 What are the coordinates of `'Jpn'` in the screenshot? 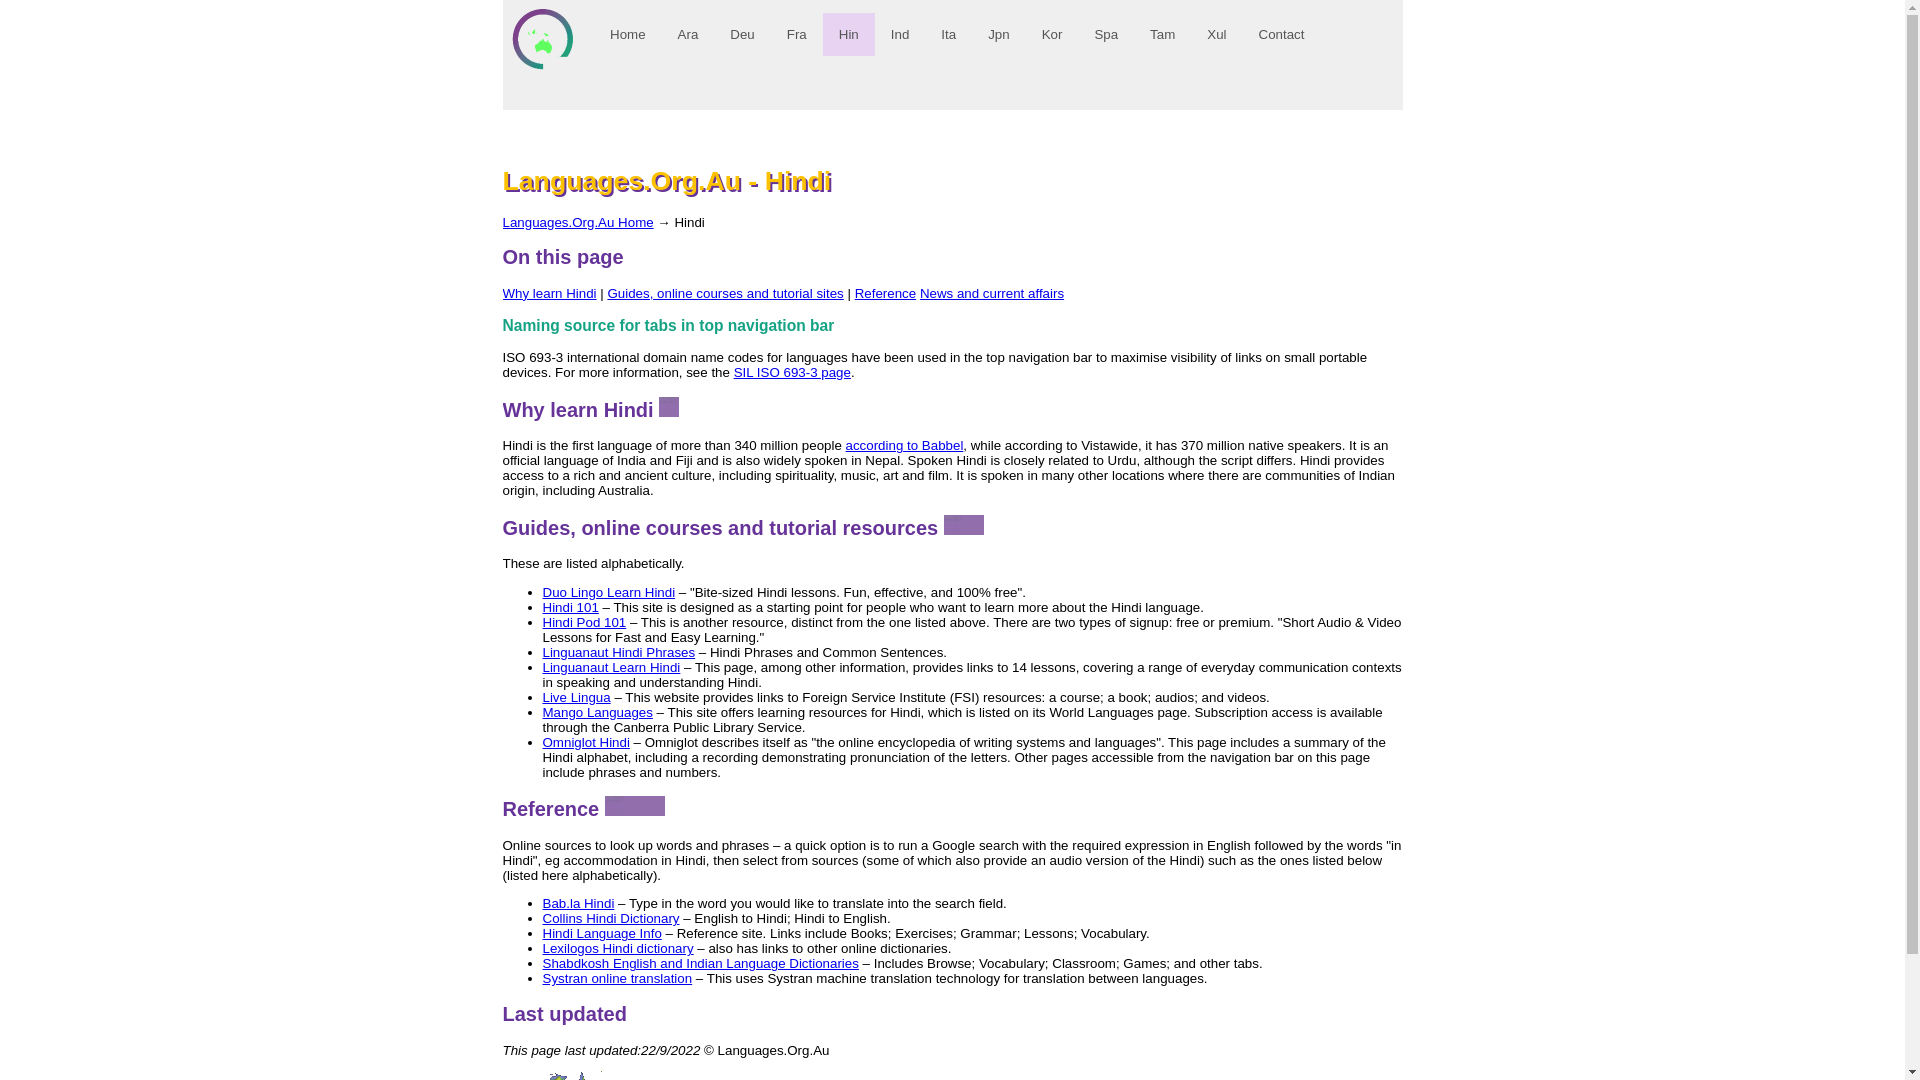 It's located at (998, 34).